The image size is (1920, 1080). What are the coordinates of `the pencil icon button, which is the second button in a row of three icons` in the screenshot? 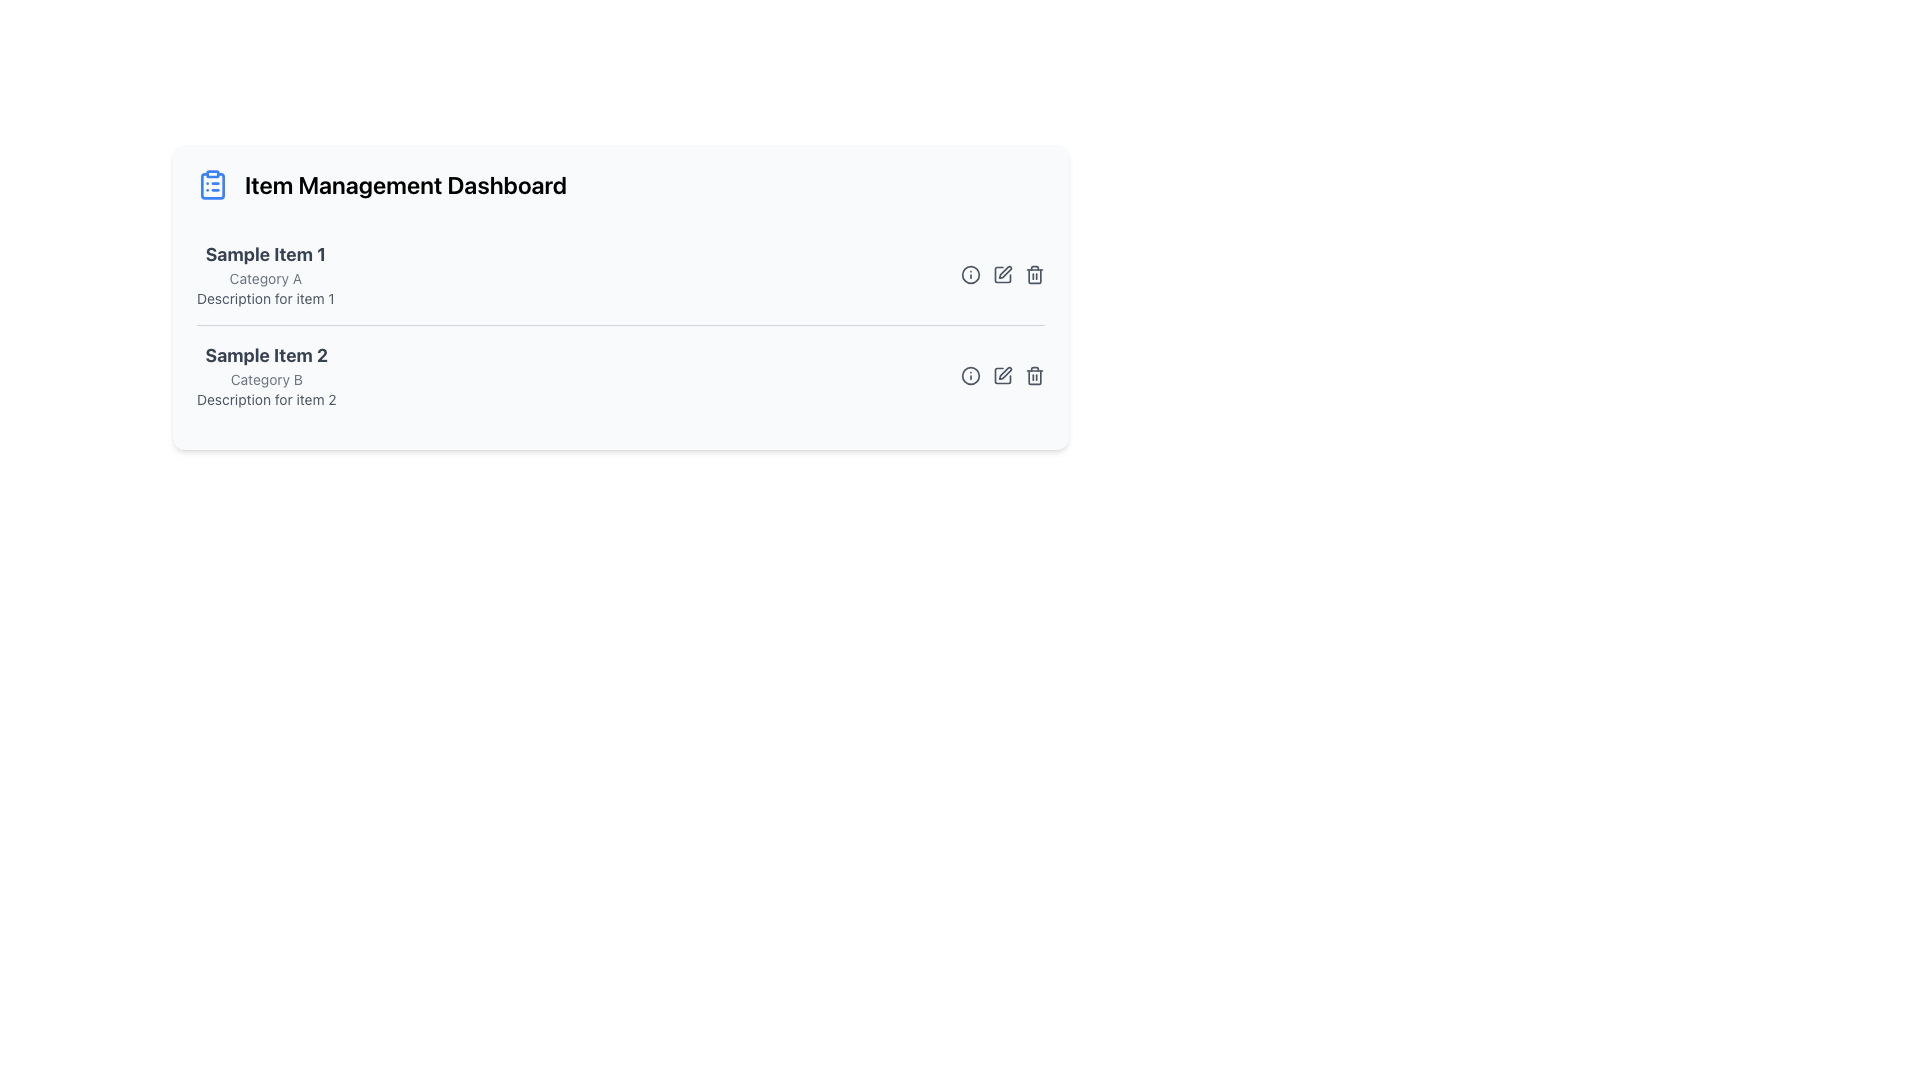 It's located at (1003, 274).